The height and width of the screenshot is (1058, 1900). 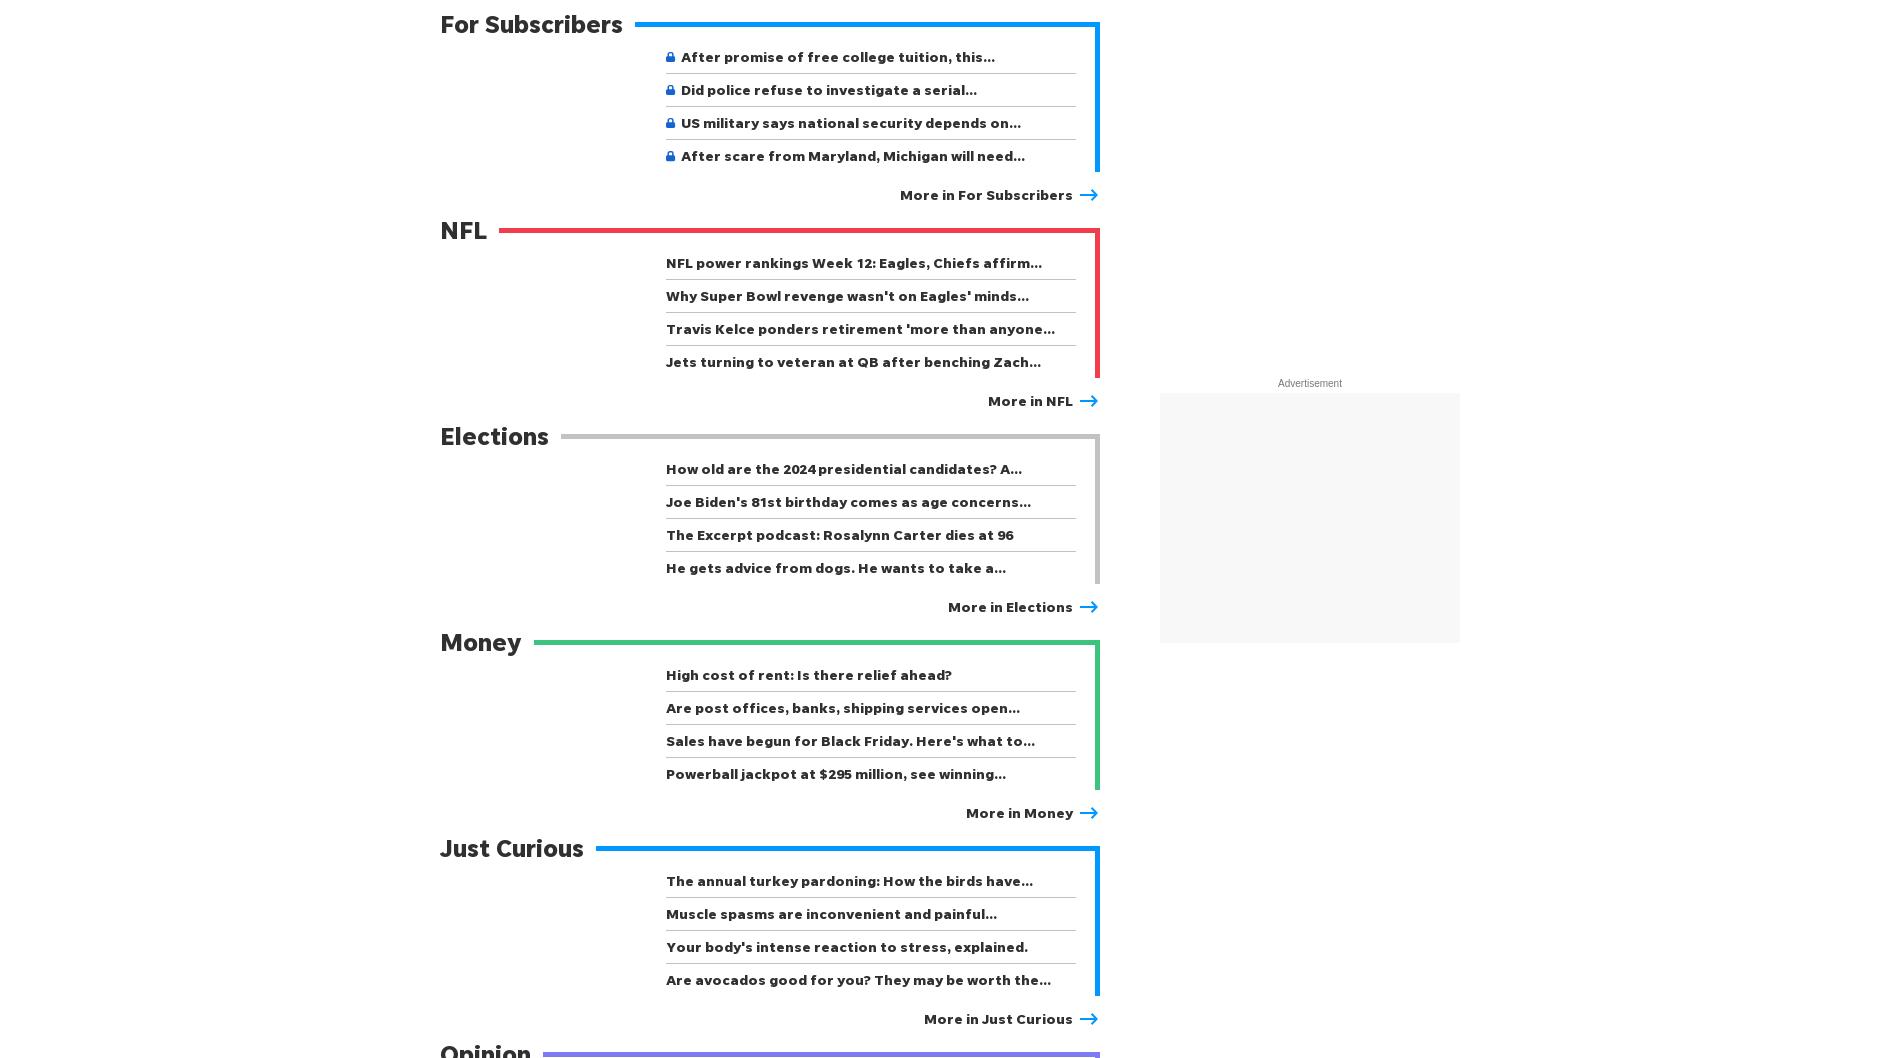 I want to click on 'Sales have begun for Black Friday. Here's what to…', so click(x=665, y=740).